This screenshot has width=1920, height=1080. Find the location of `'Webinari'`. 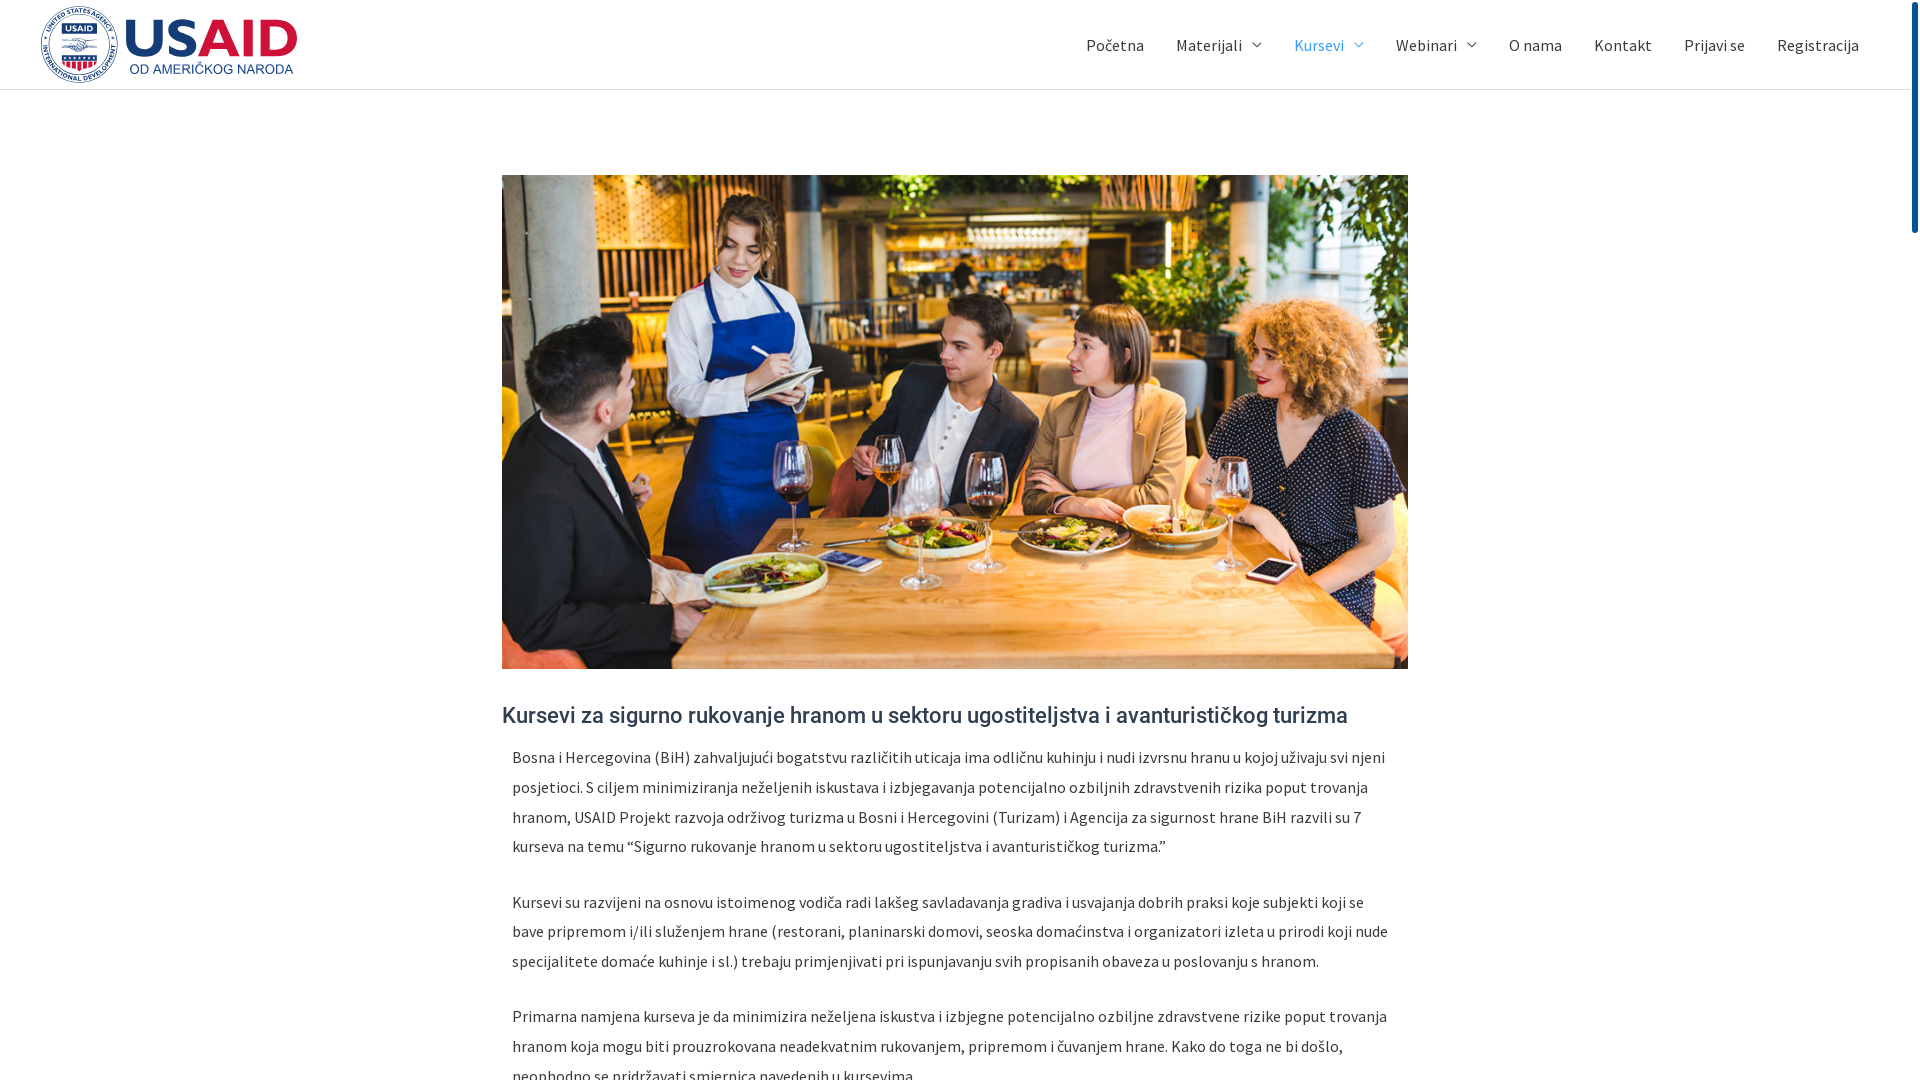

'Webinari' is located at coordinates (1379, 43).